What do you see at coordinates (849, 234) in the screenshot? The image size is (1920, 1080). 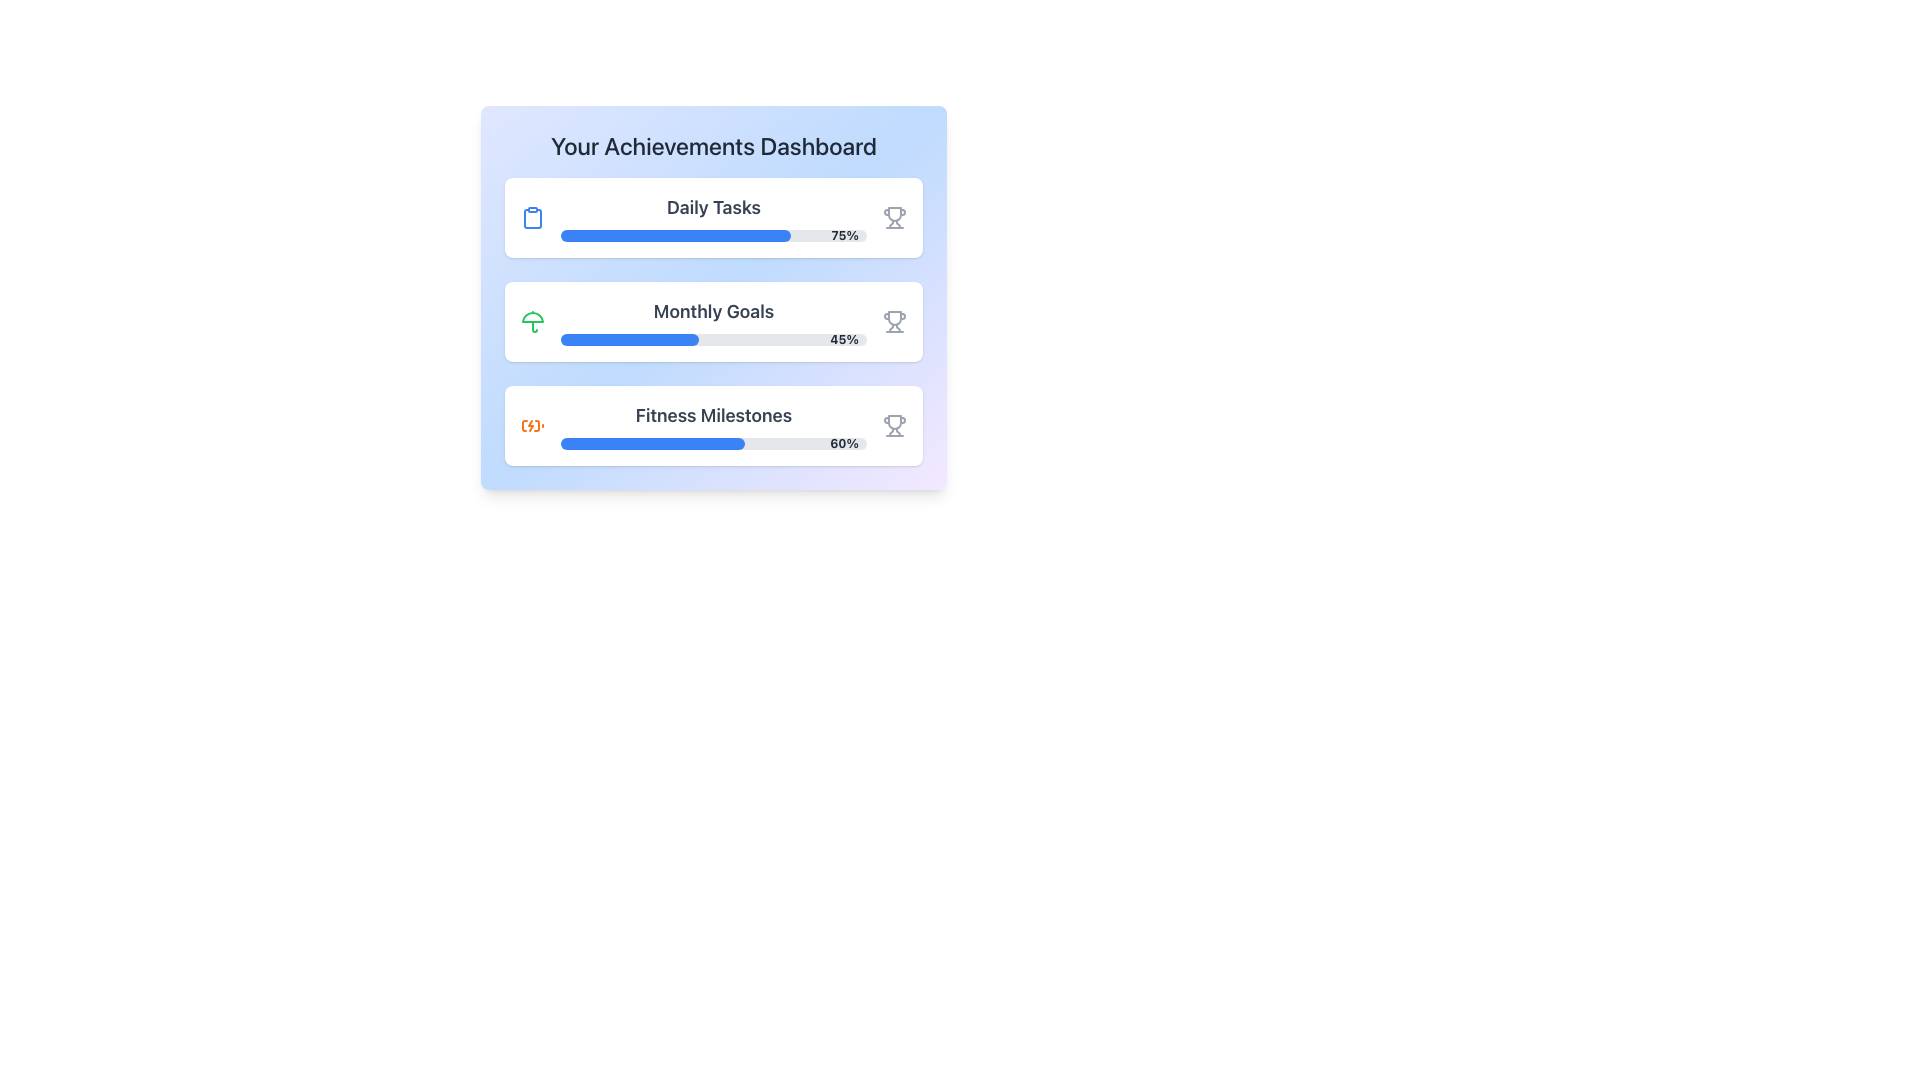 I see `the percentage label displaying '75%' in bold gray text, located on the right side of the 'Daily Tasks' progress bar in the dashboard` at bounding box center [849, 234].